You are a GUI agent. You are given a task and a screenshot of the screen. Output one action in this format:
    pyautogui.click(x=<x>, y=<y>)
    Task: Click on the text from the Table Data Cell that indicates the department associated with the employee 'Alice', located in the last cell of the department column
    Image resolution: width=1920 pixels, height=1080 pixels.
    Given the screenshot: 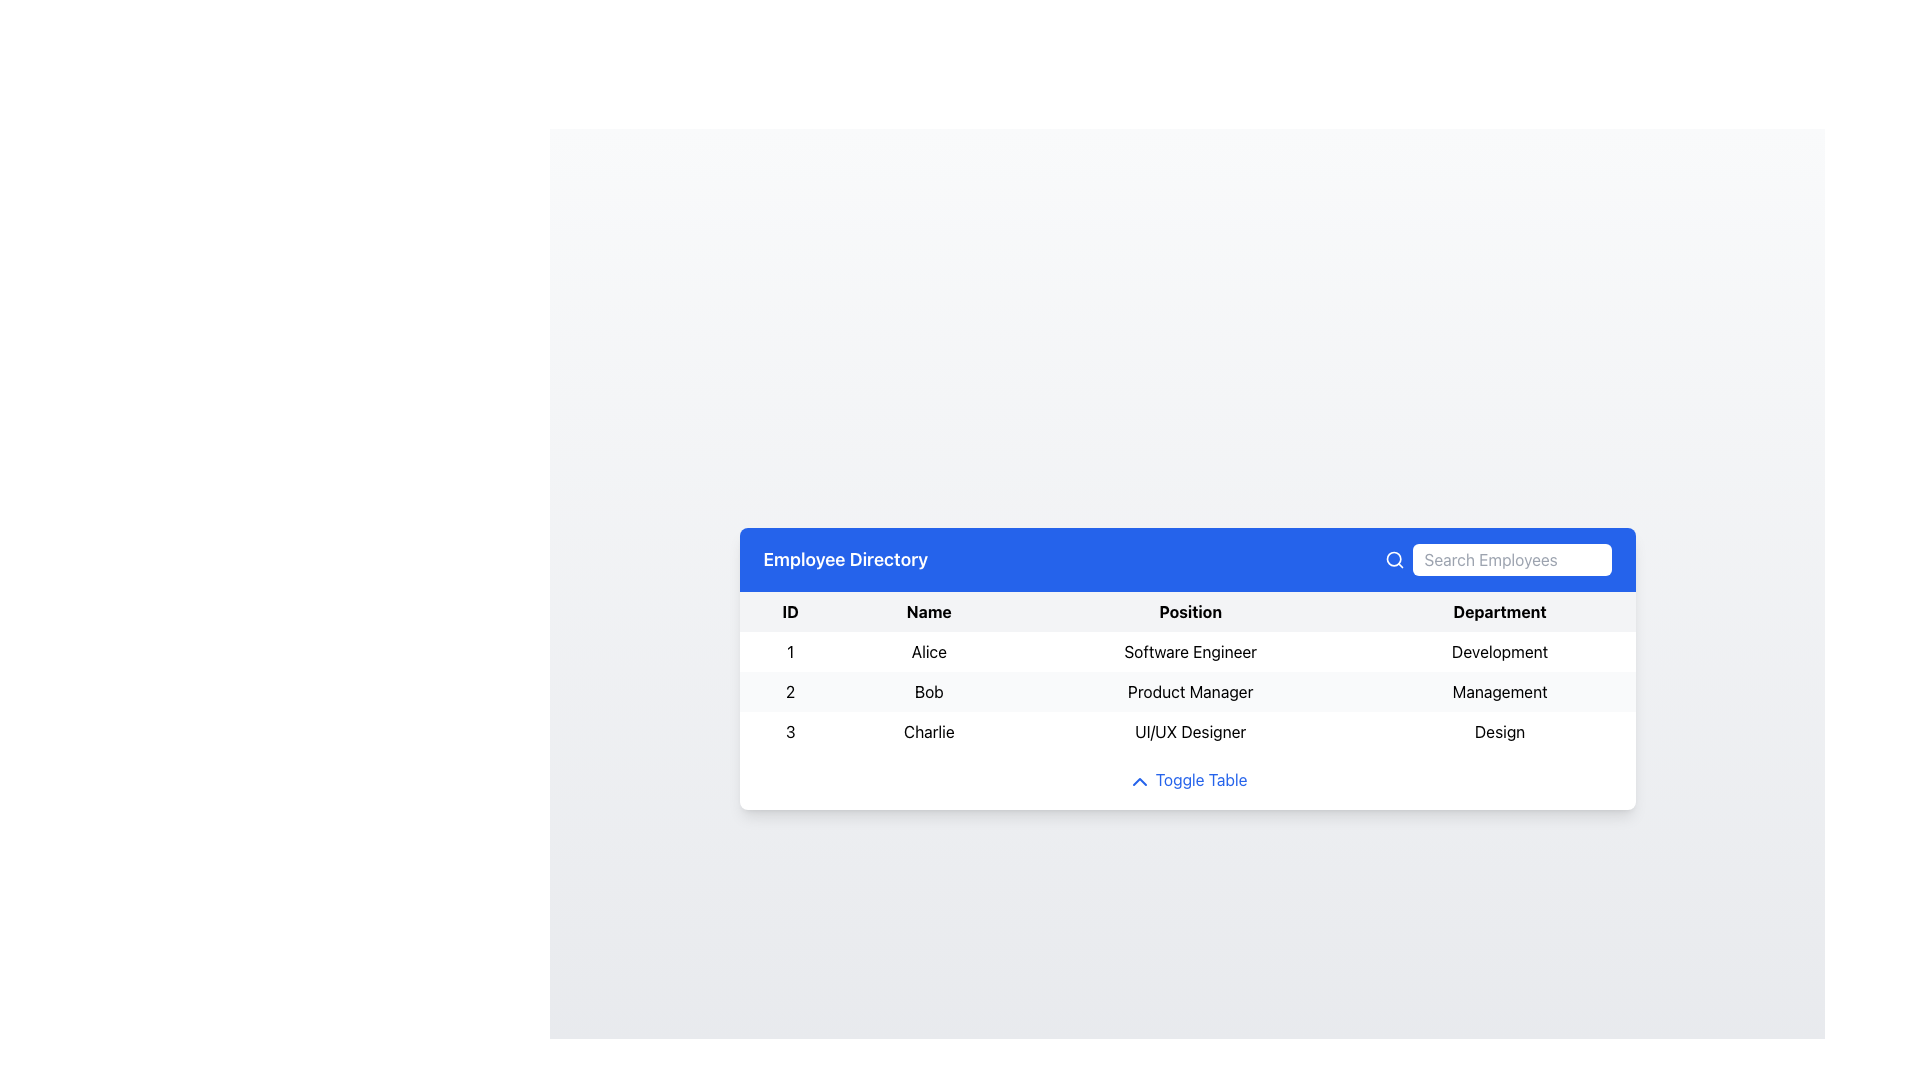 What is the action you would take?
    pyautogui.click(x=1500, y=652)
    